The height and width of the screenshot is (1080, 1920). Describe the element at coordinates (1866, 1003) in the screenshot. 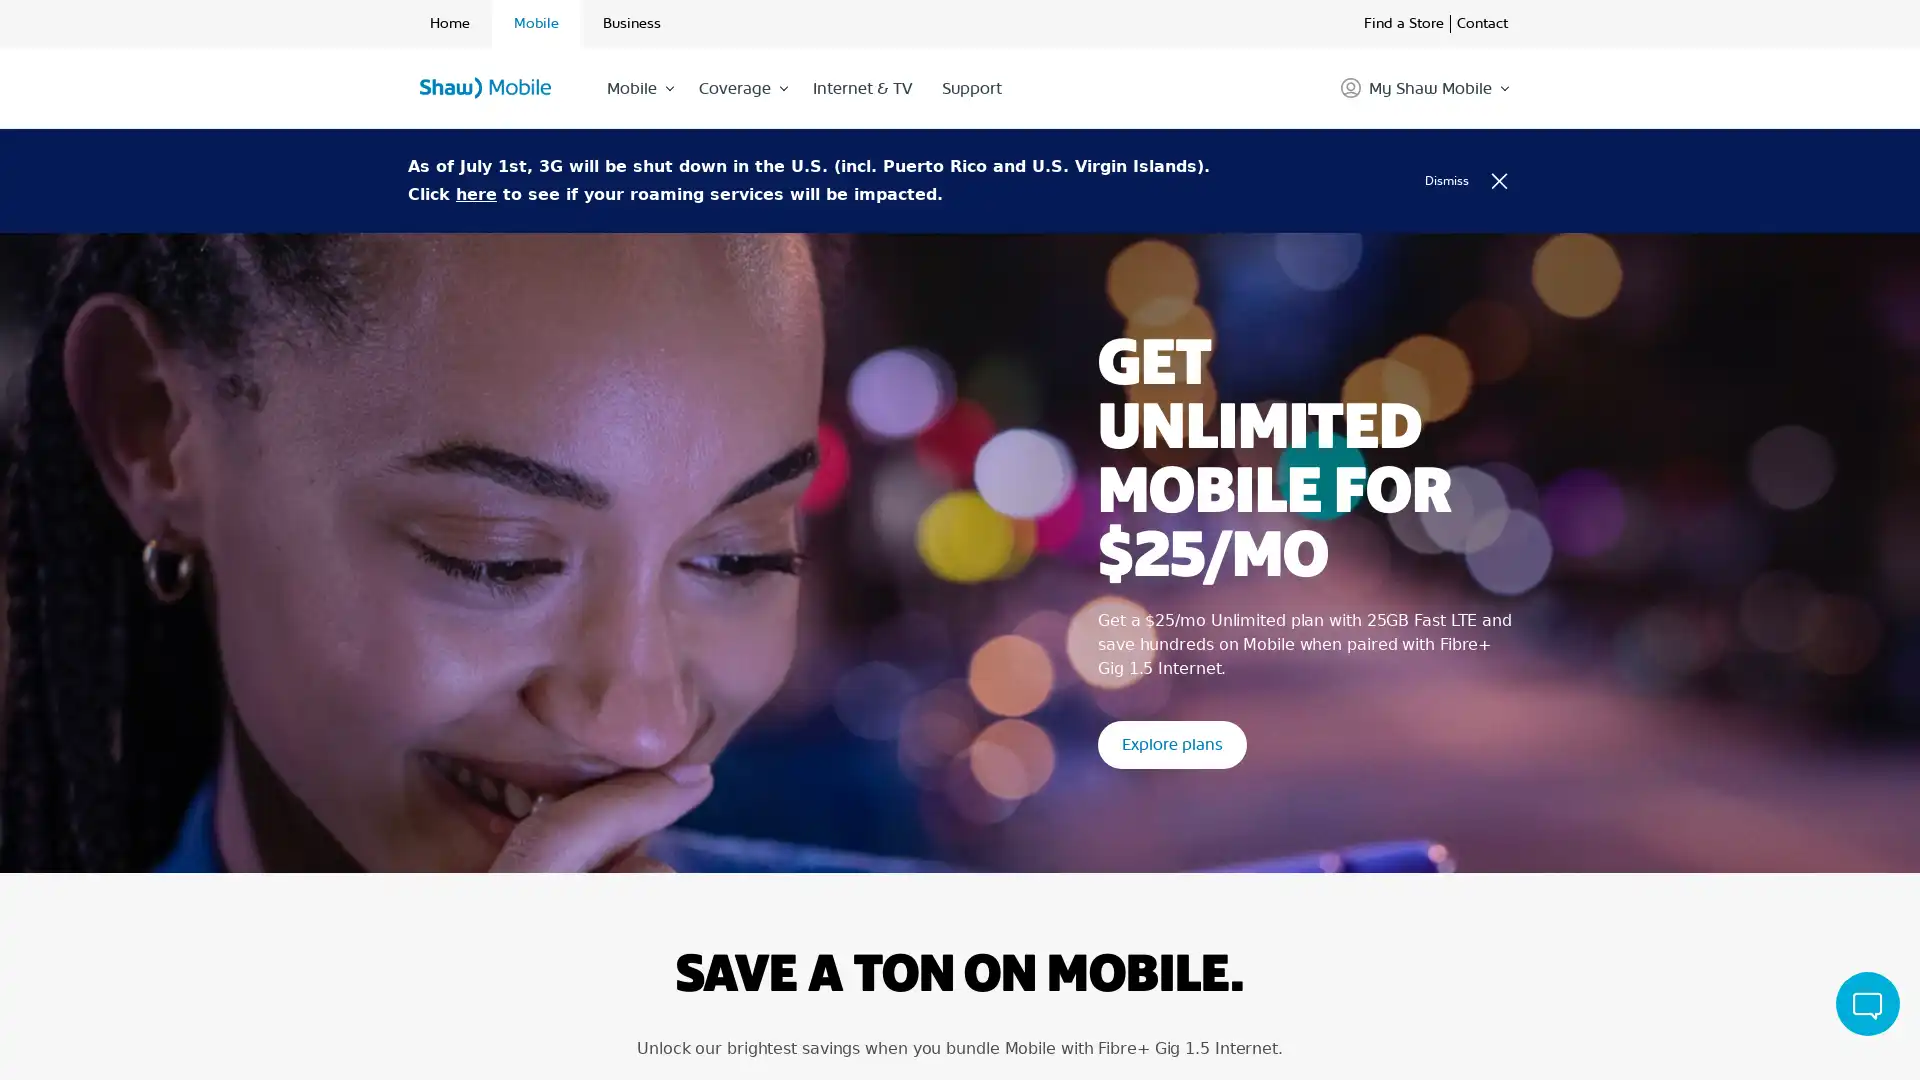

I see `Open Live Chat` at that location.